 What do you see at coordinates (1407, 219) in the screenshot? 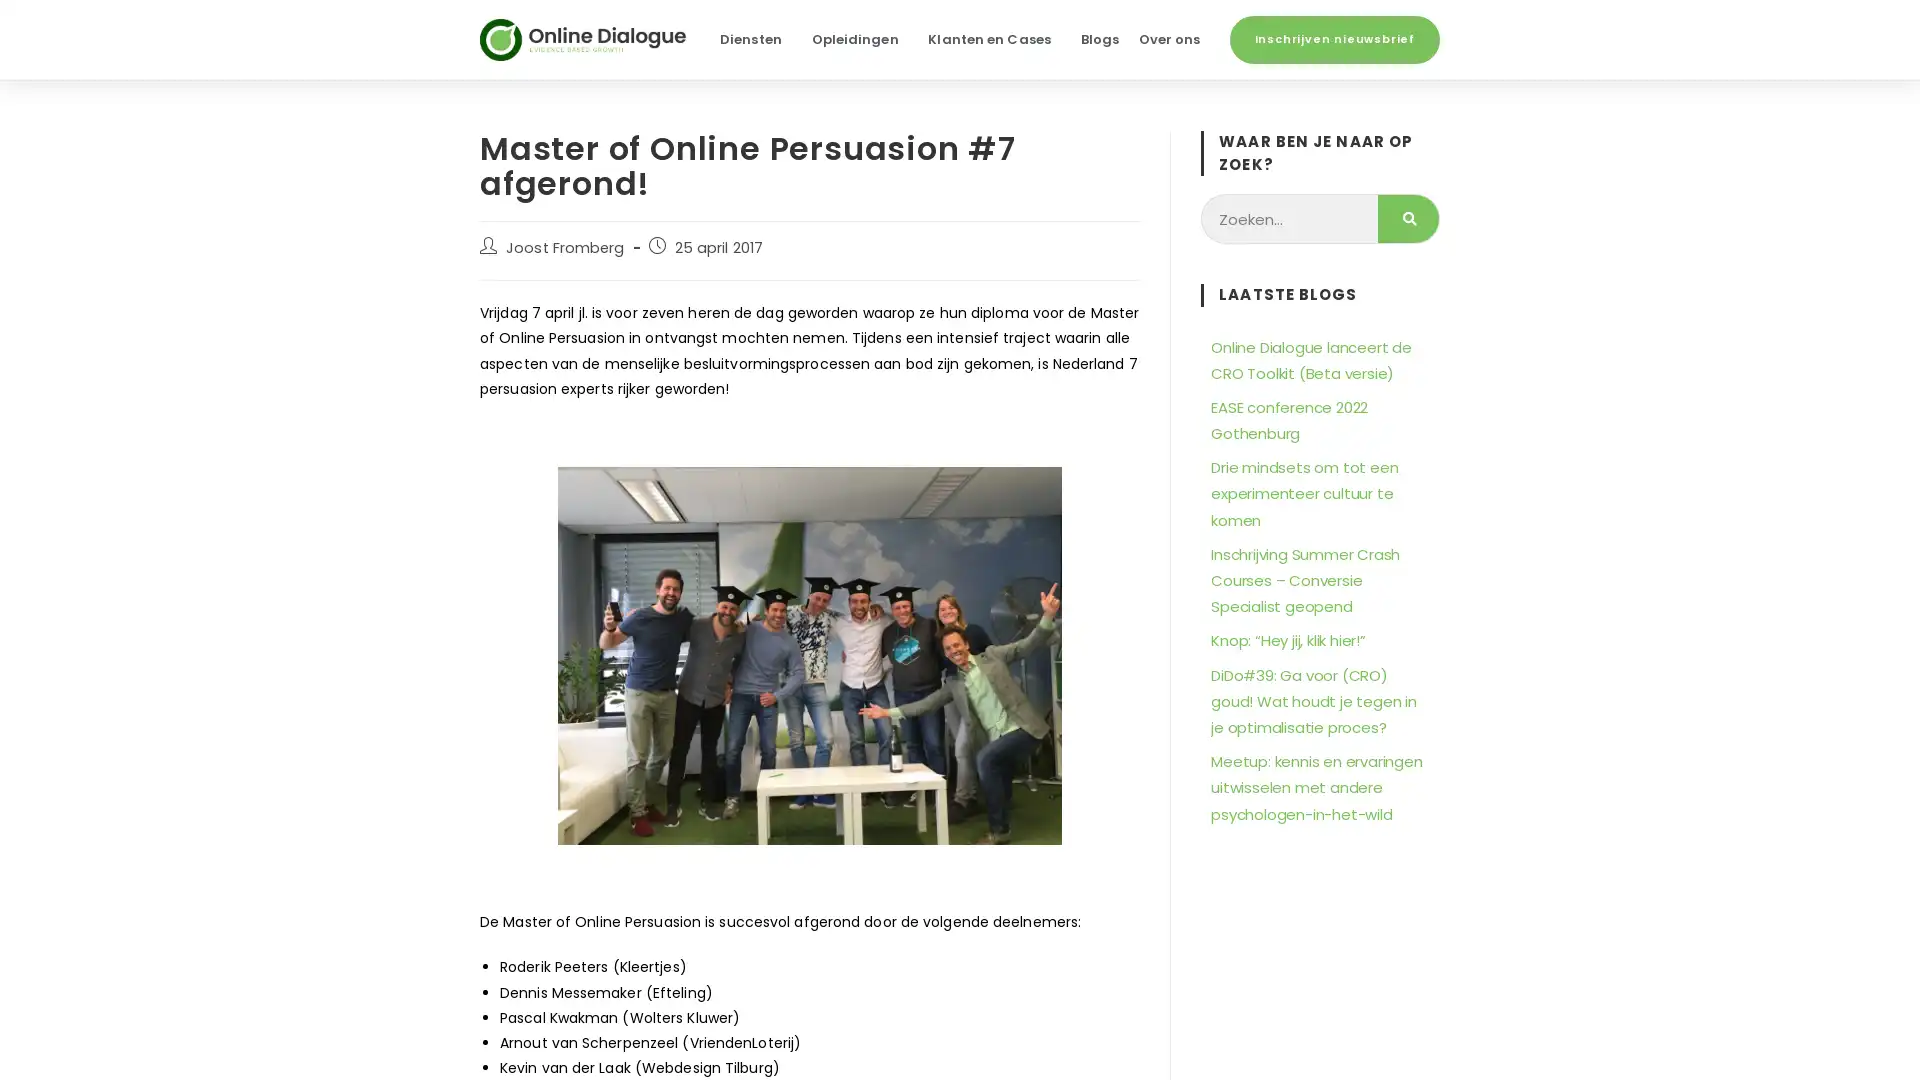
I see `Search` at bounding box center [1407, 219].